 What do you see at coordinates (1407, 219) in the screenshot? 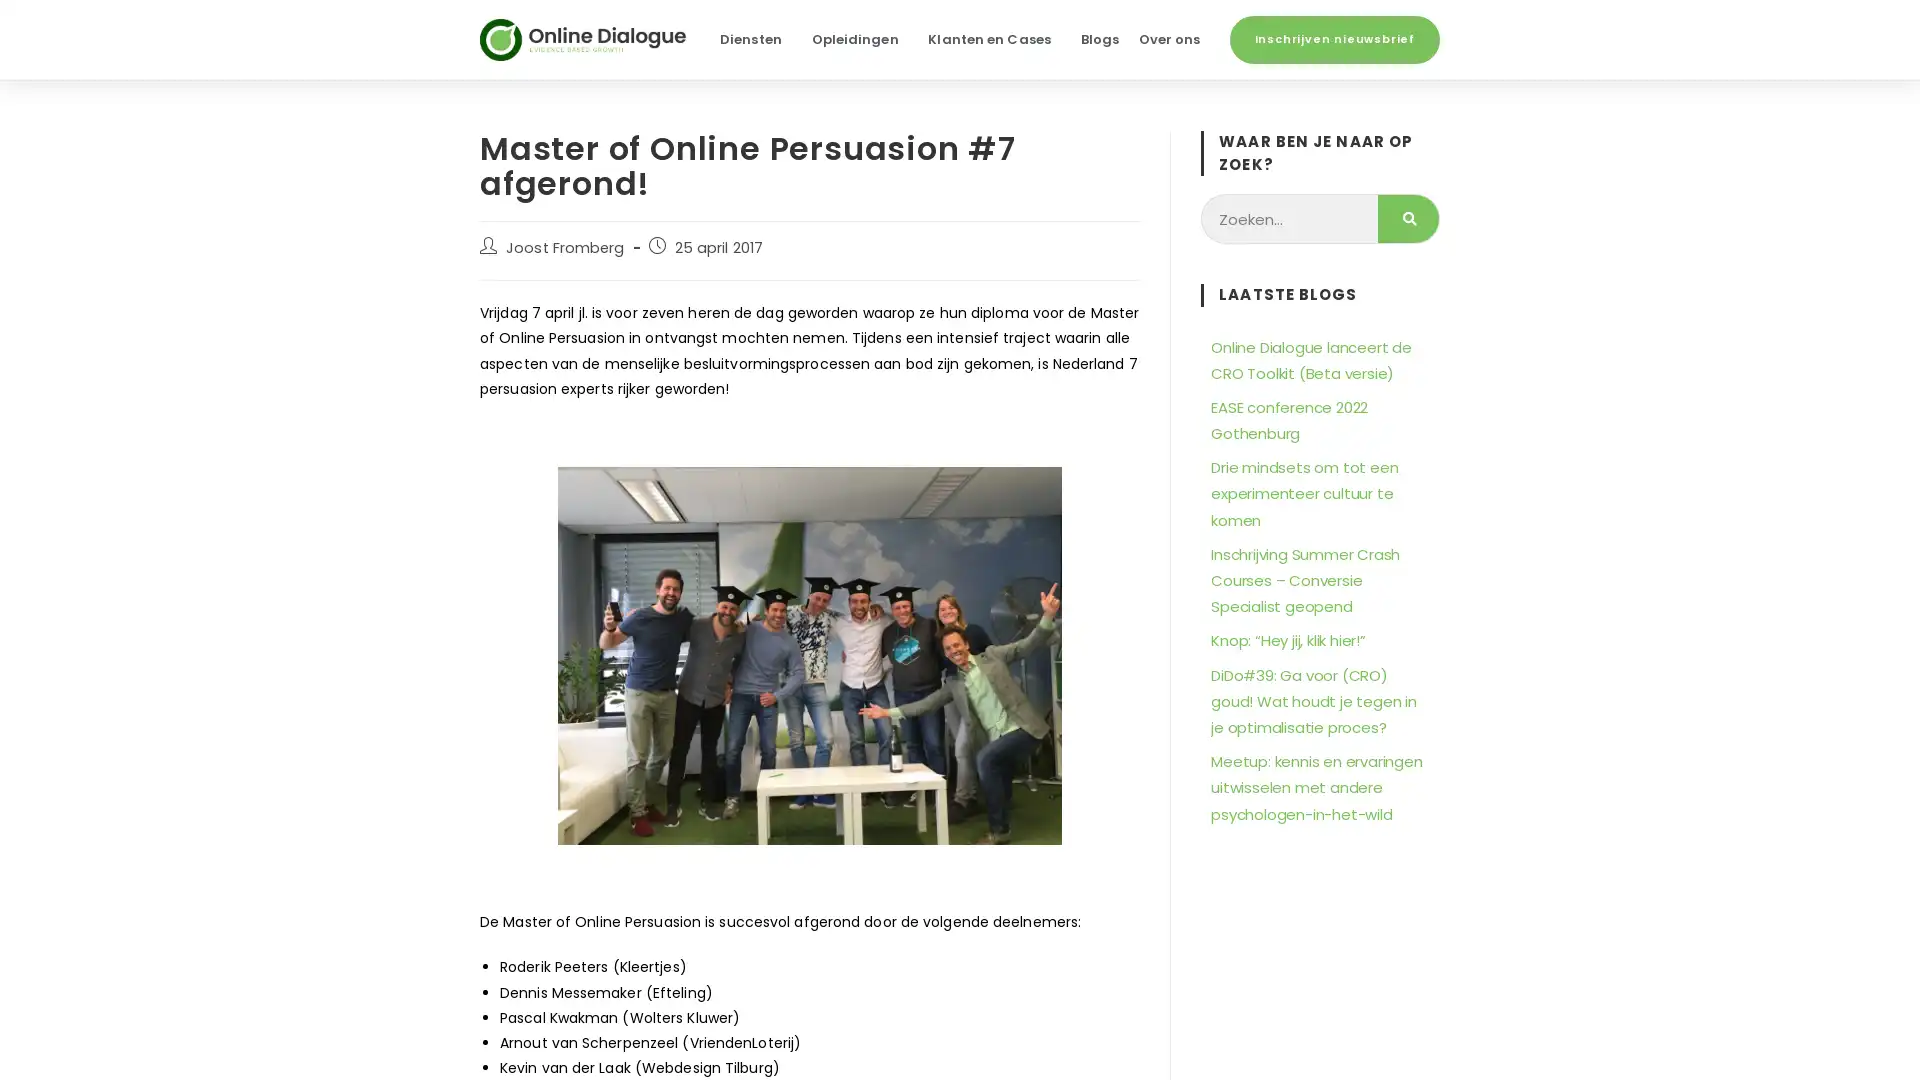
I see `Search` at bounding box center [1407, 219].